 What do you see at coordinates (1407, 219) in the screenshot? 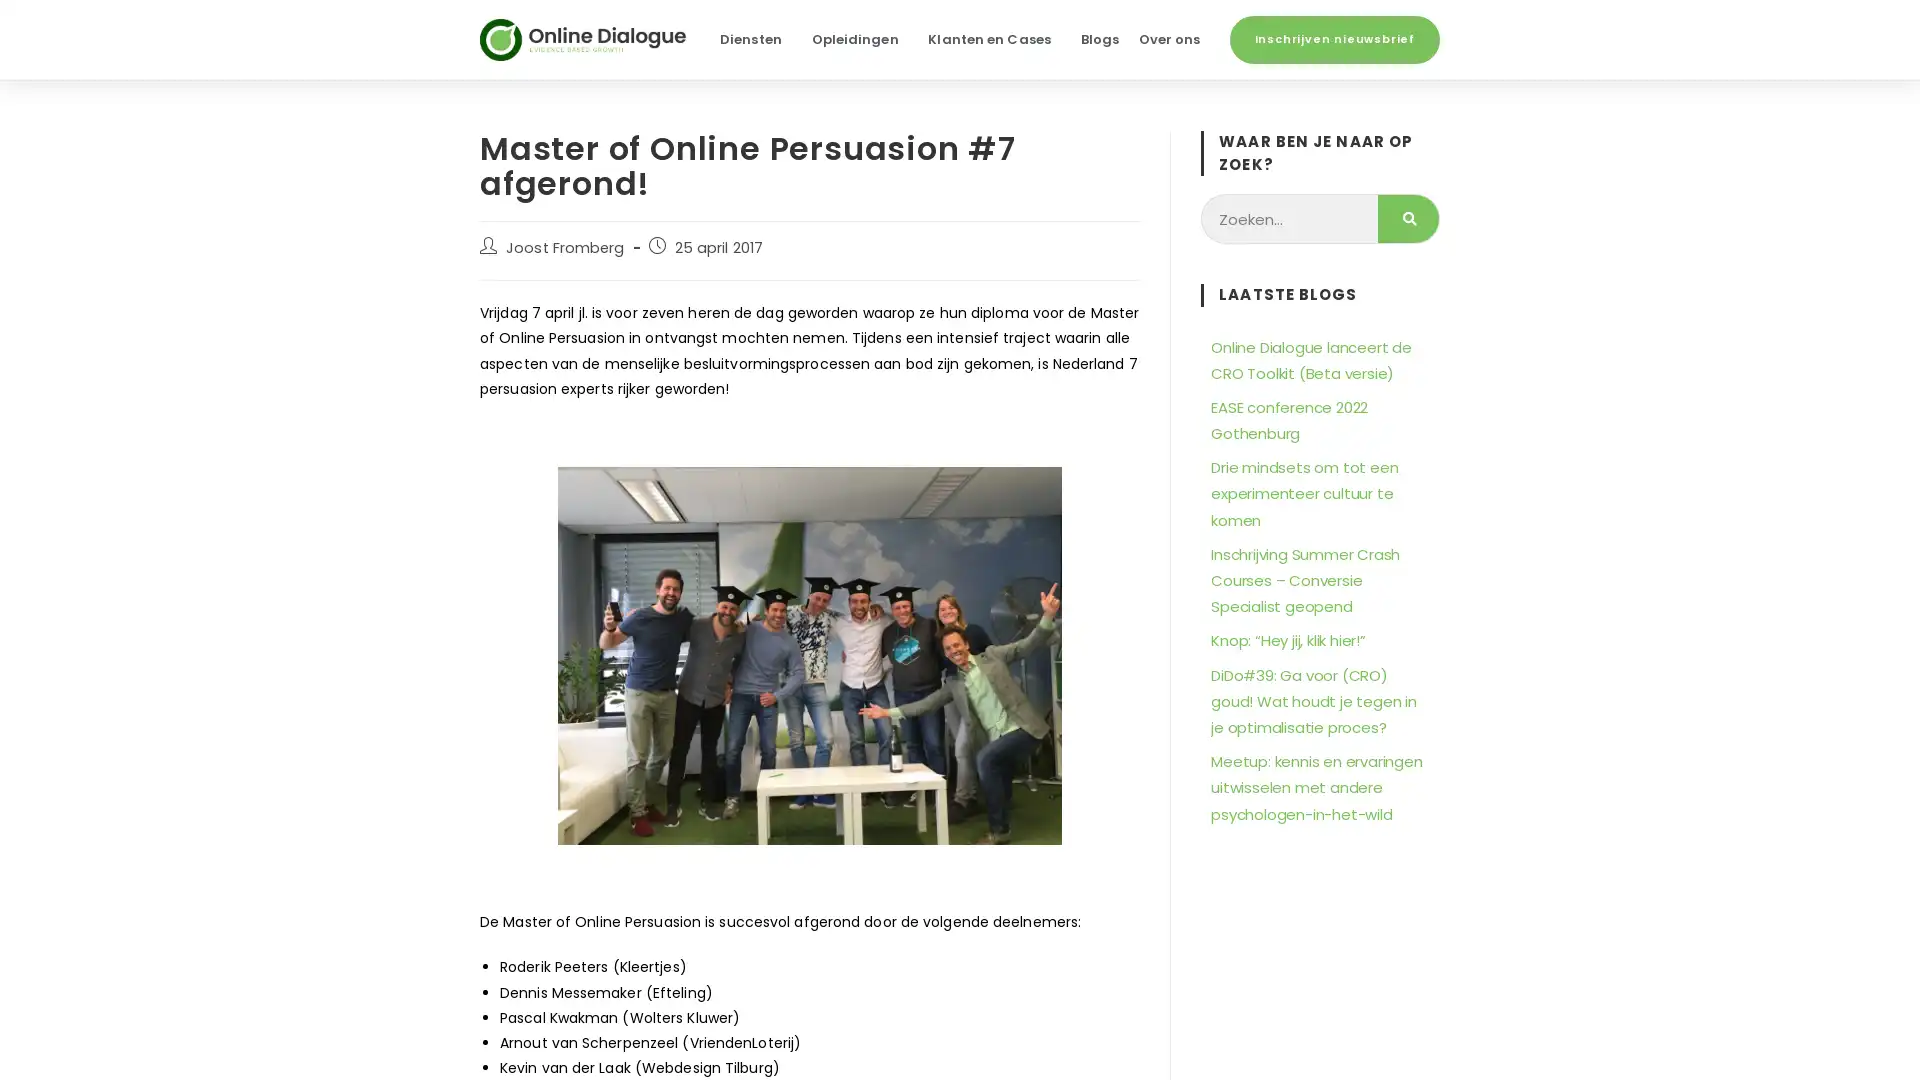
I see `Search` at bounding box center [1407, 219].